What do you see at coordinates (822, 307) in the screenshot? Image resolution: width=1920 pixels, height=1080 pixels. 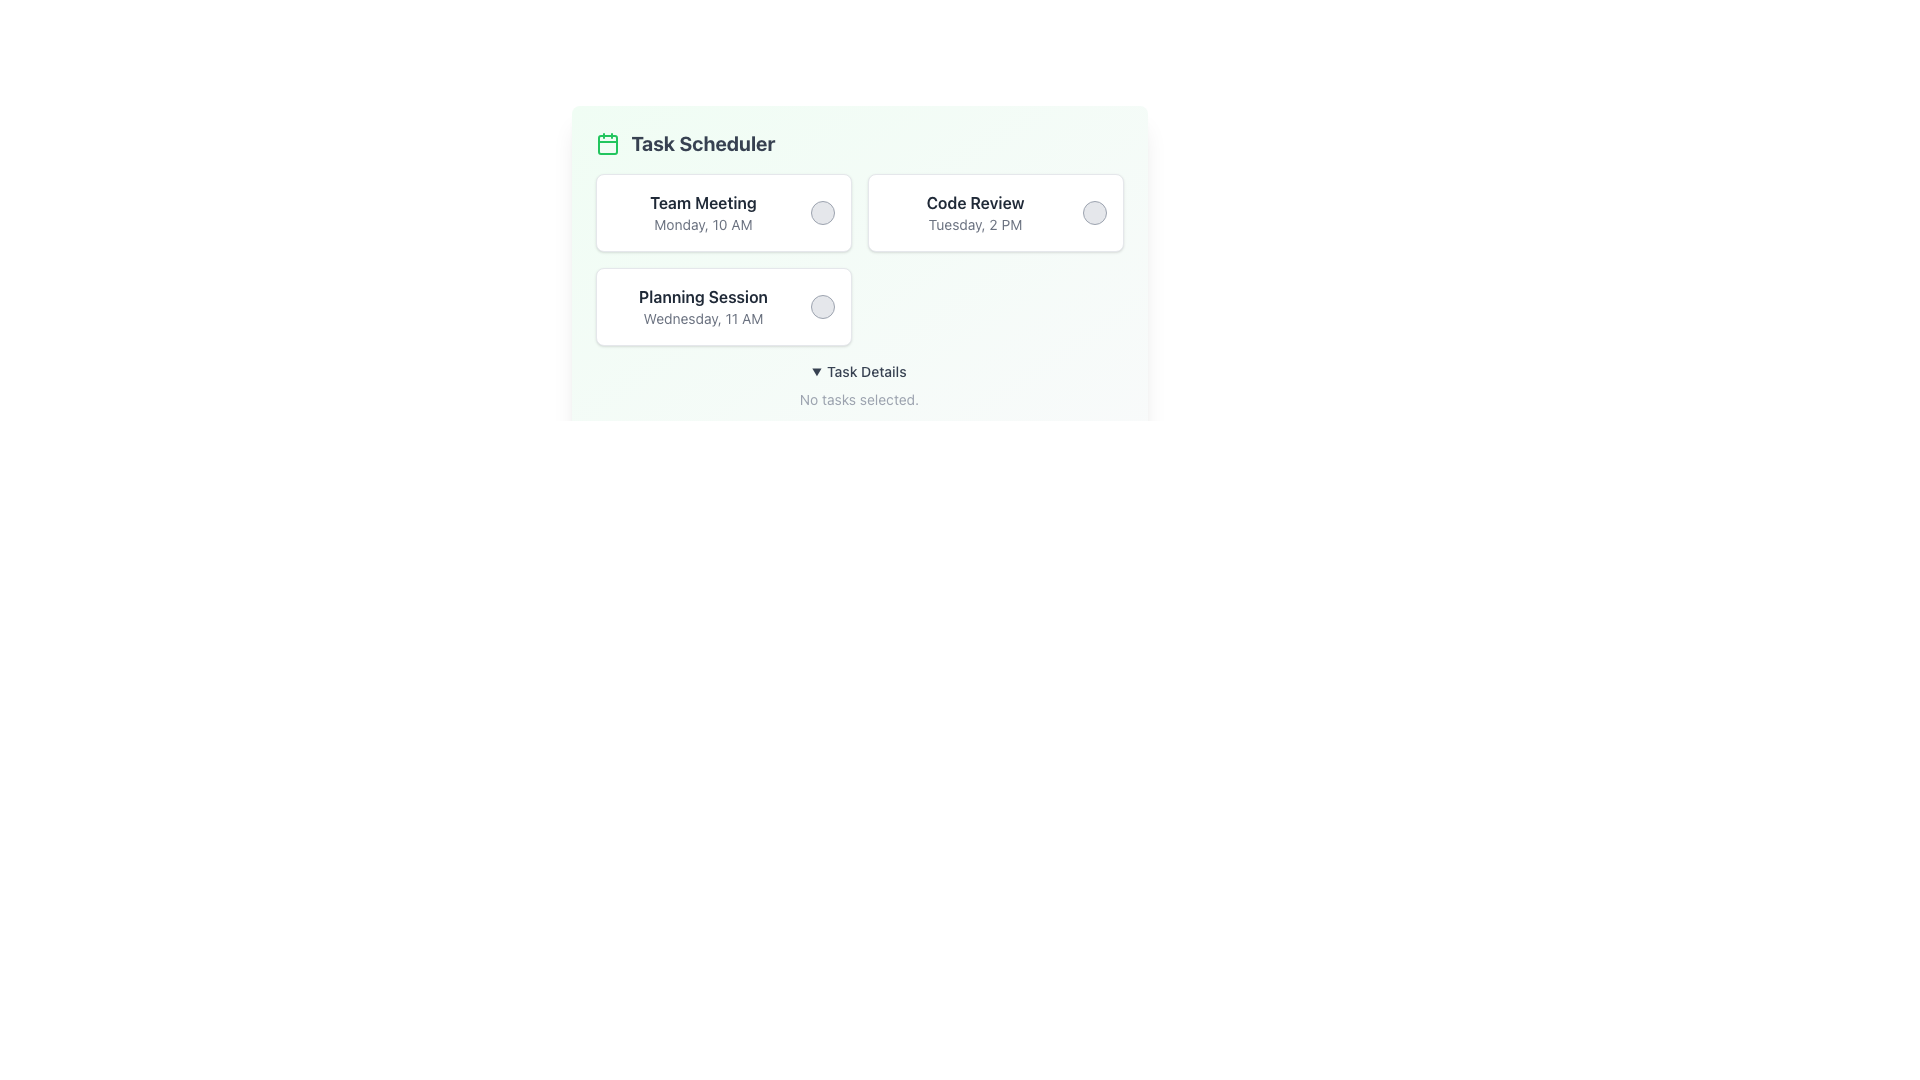 I see `the circular indicator button with a gray border and light gray background located in the bottom-left quadrant of the 'Planning Session - Wednesday, 11 AM' section` at bounding box center [822, 307].